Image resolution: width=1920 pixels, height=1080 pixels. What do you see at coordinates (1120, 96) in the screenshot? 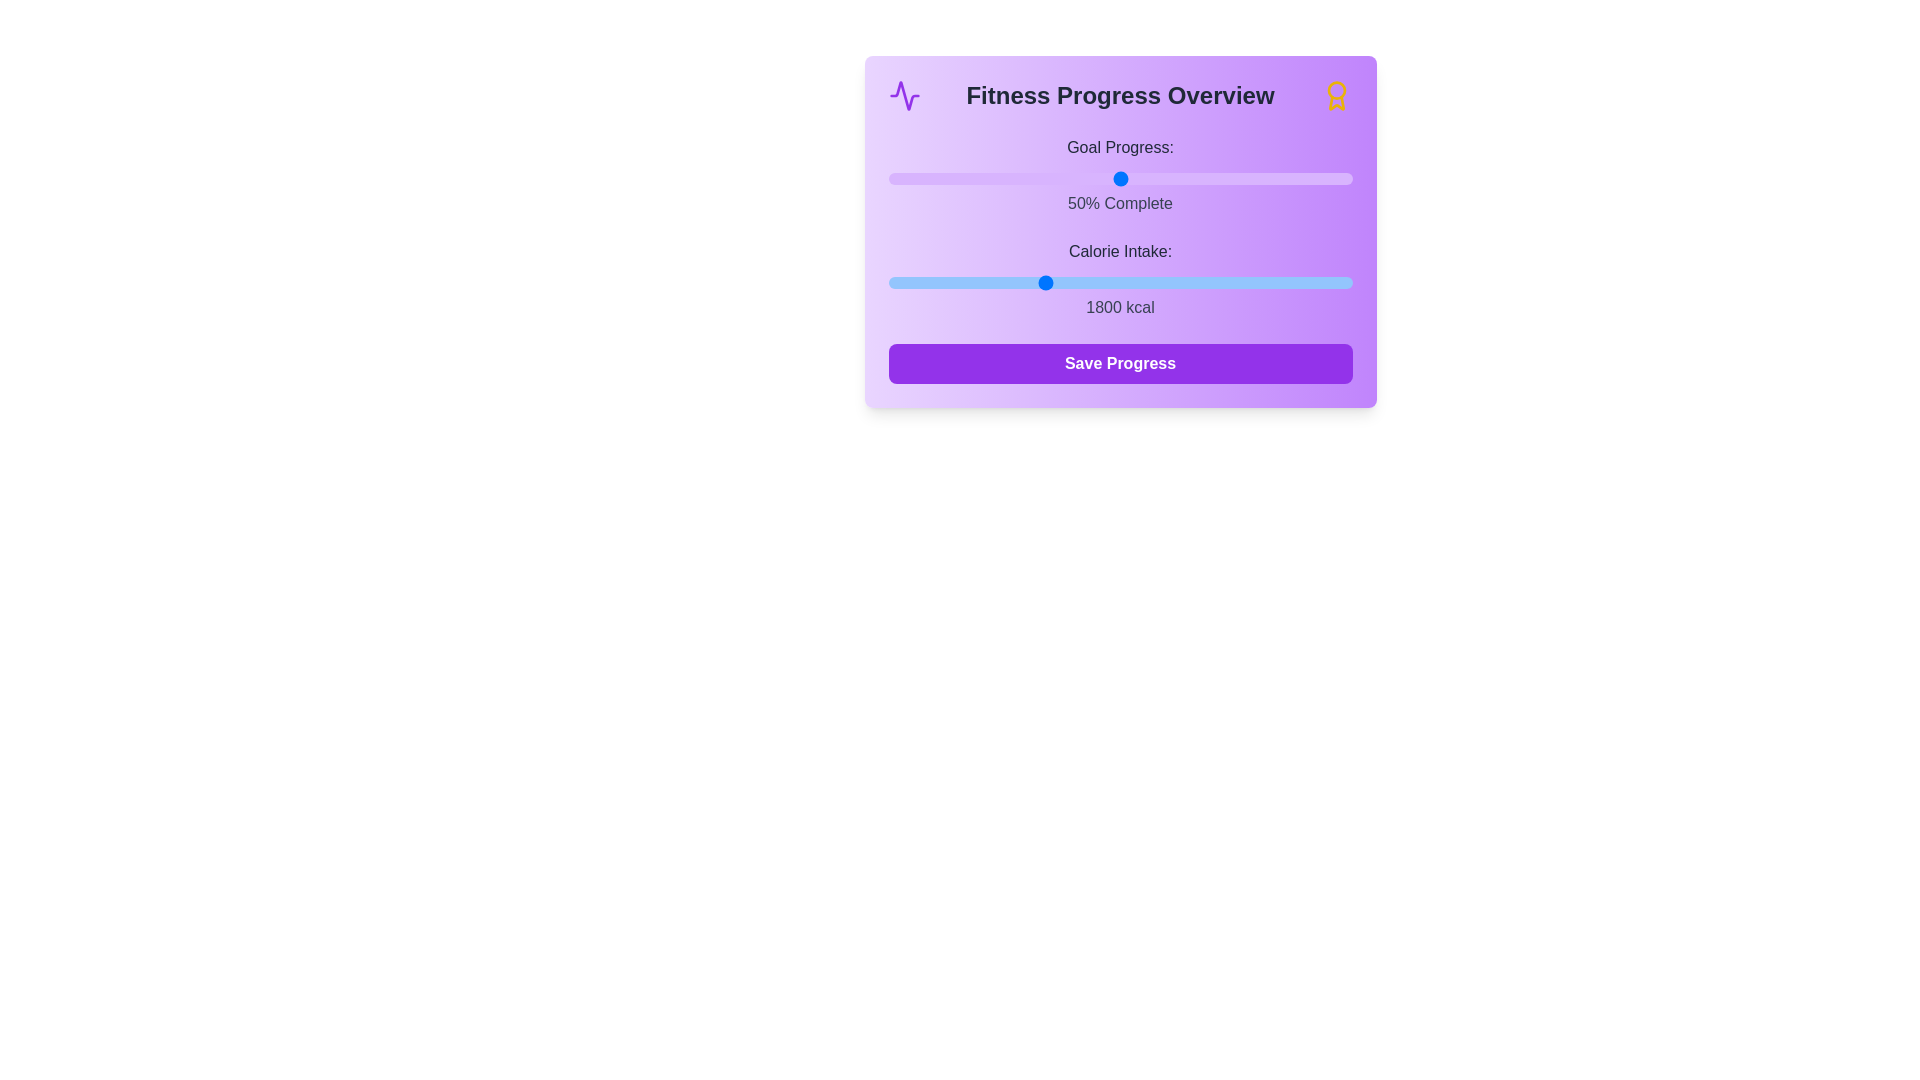
I see `text content of the header or title located at the top of the fitness tracking card, which is centrally positioned and flanked by icons` at bounding box center [1120, 96].